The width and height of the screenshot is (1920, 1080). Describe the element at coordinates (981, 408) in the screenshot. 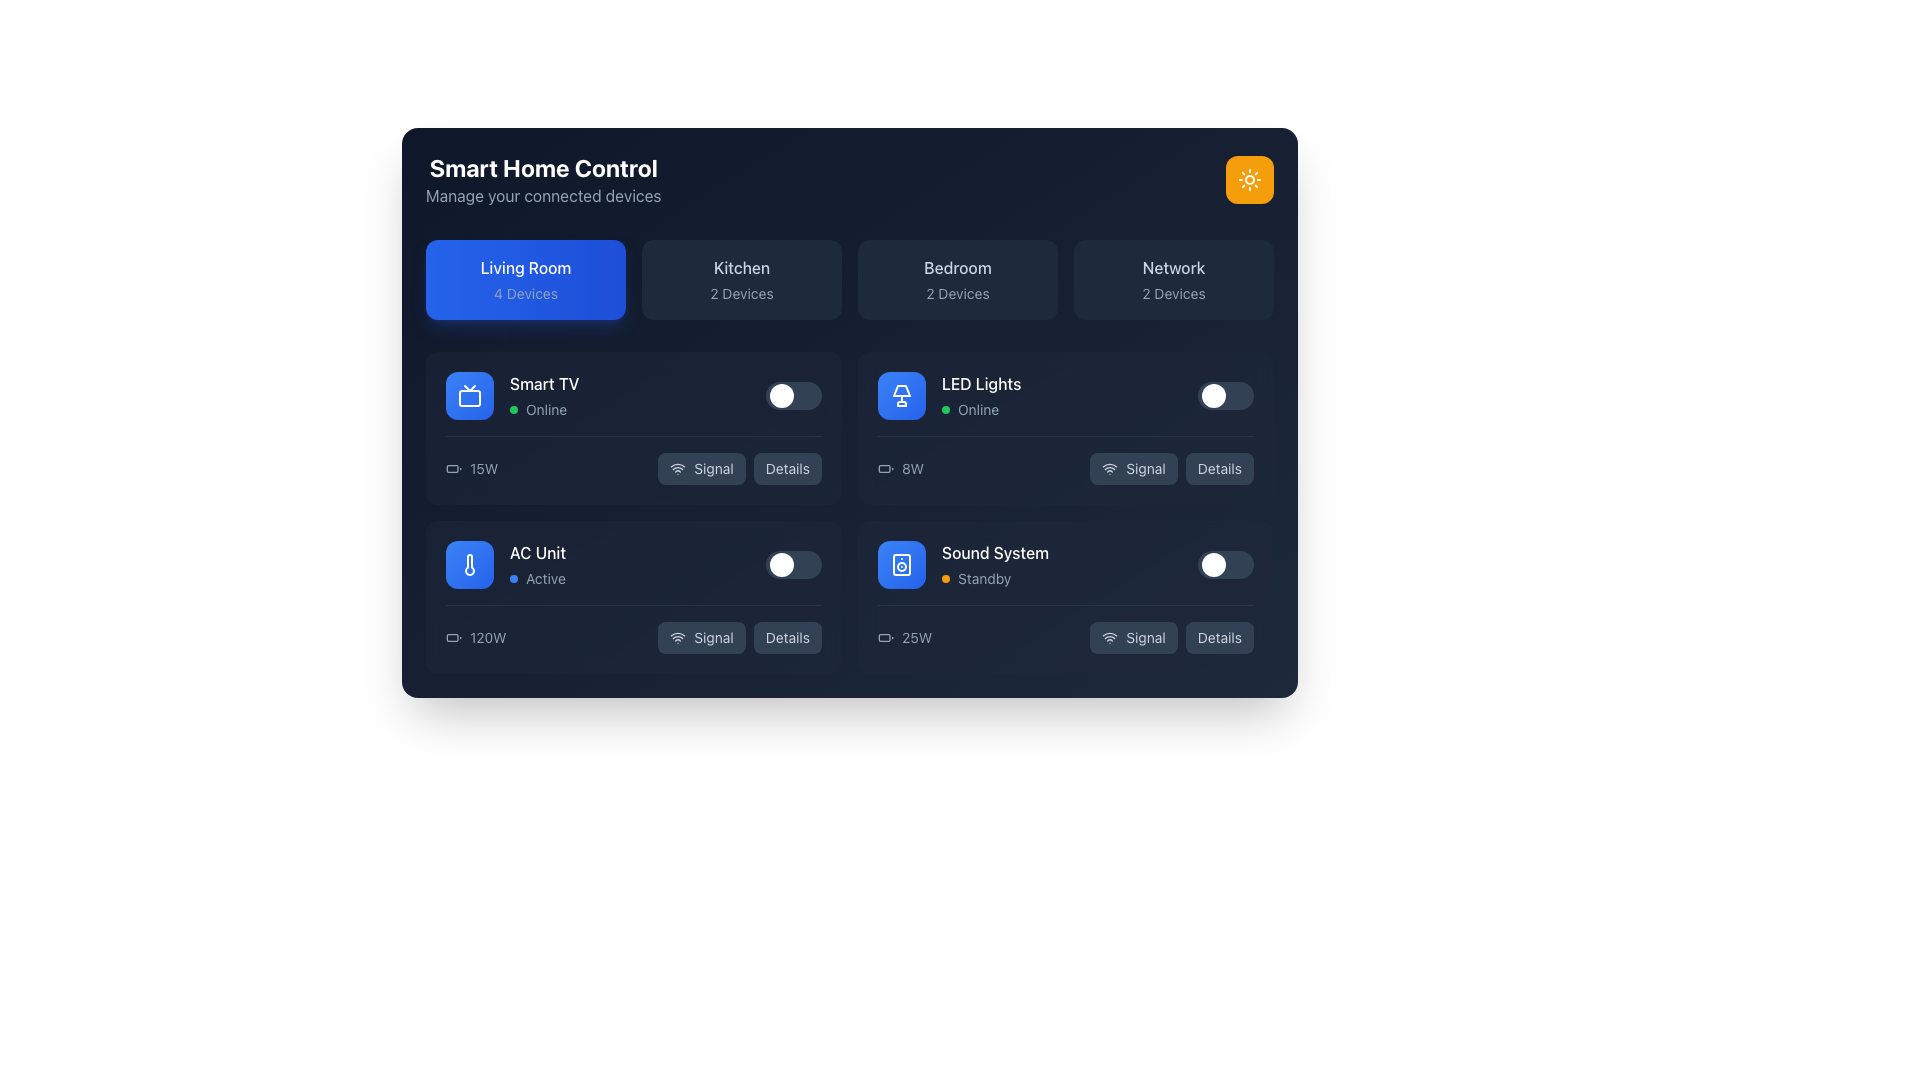

I see `status text from the label that displays 'Online' with a green indicator, located in the 'LED Lights' section under the 'Living Room' group` at that location.